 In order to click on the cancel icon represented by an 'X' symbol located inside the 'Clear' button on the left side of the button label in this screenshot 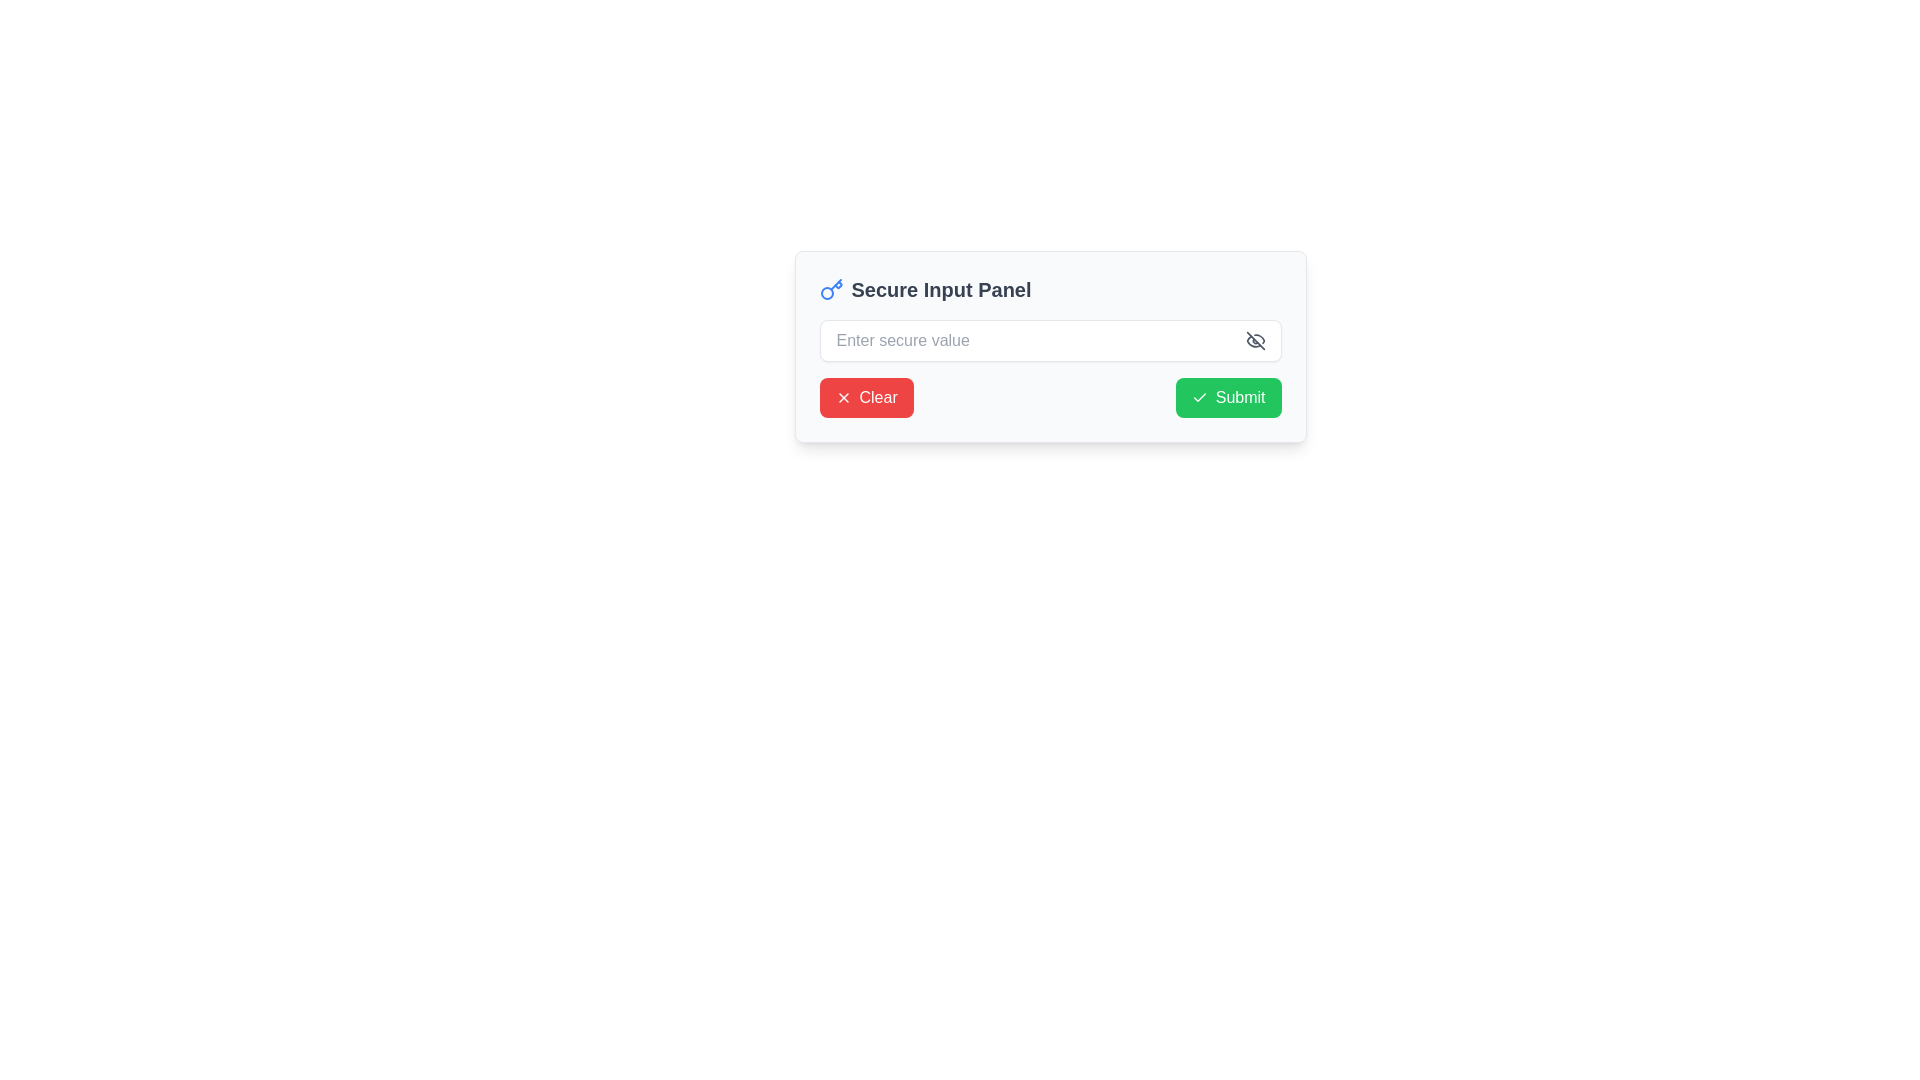, I will do `click(843, 397)`.